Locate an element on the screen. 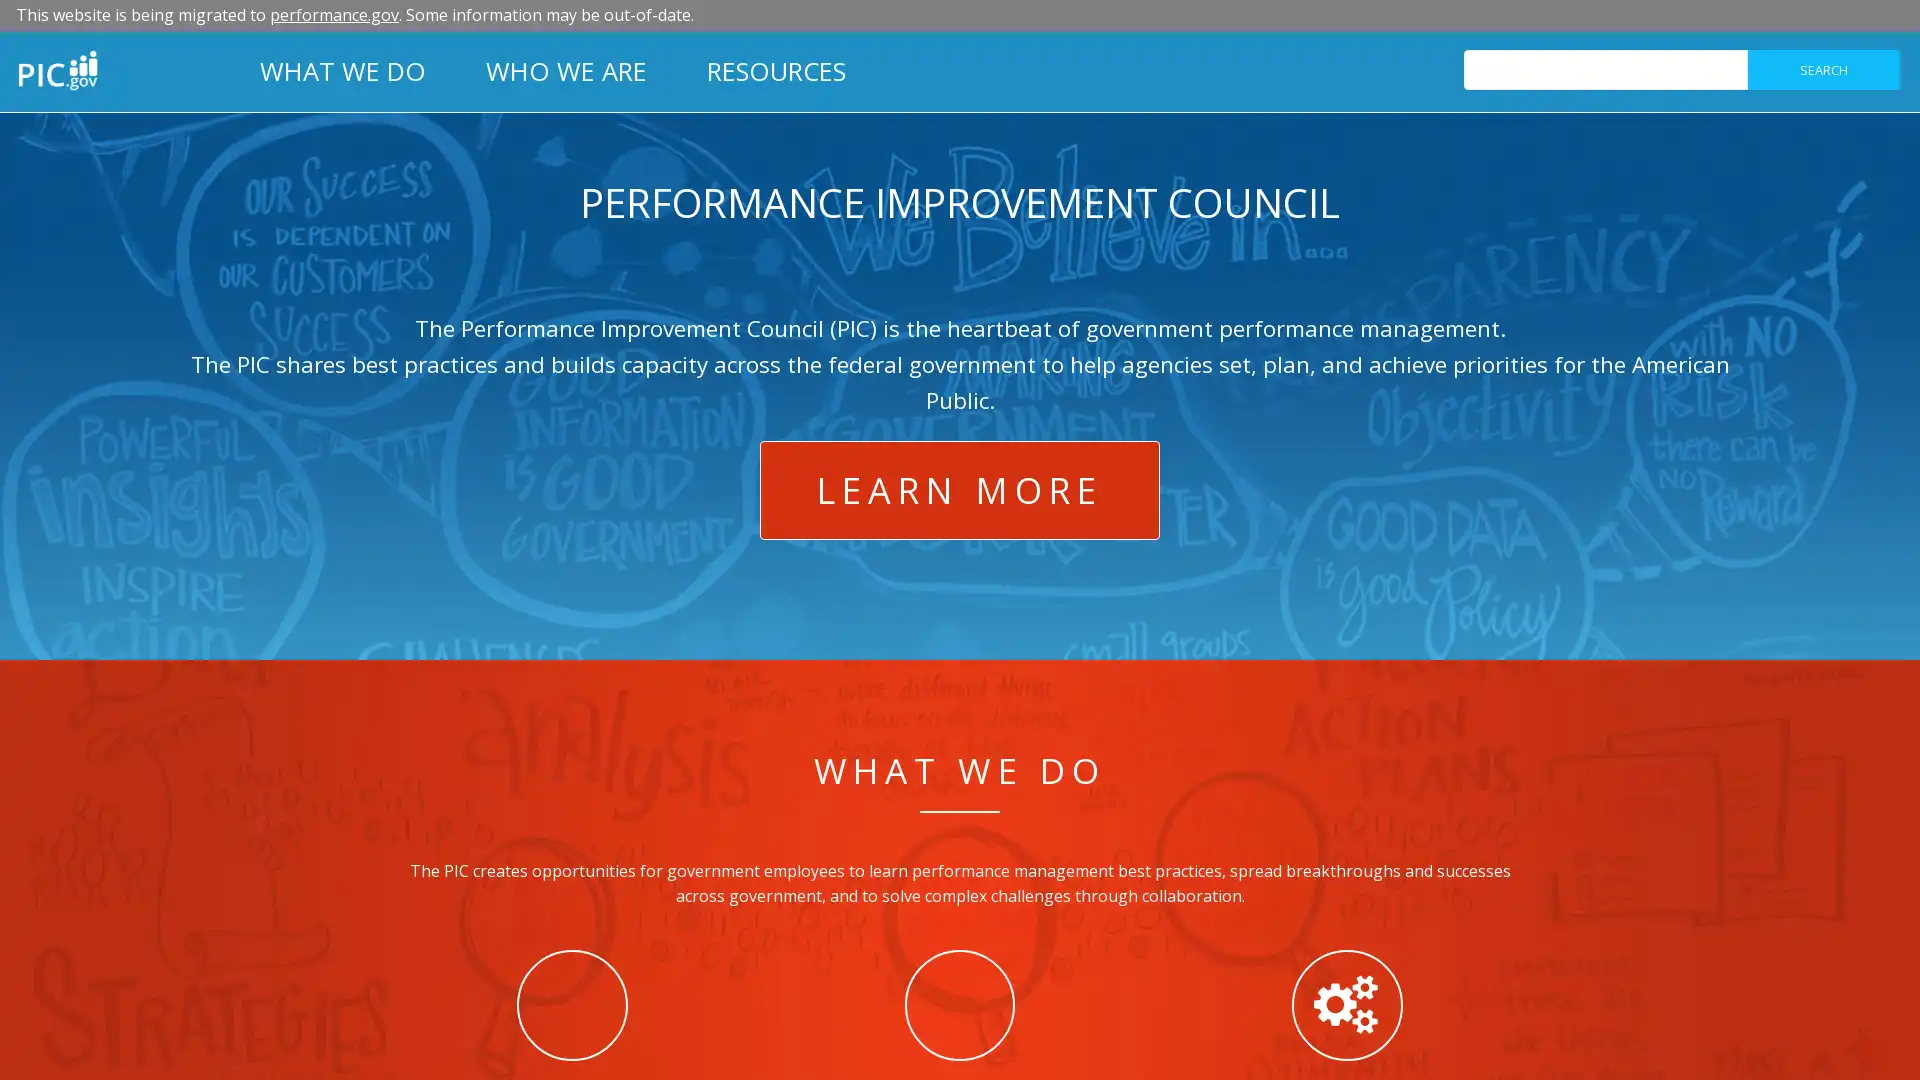 This screenshot has height=1080, width=1920. Search is located at coordinates (1823, 68).